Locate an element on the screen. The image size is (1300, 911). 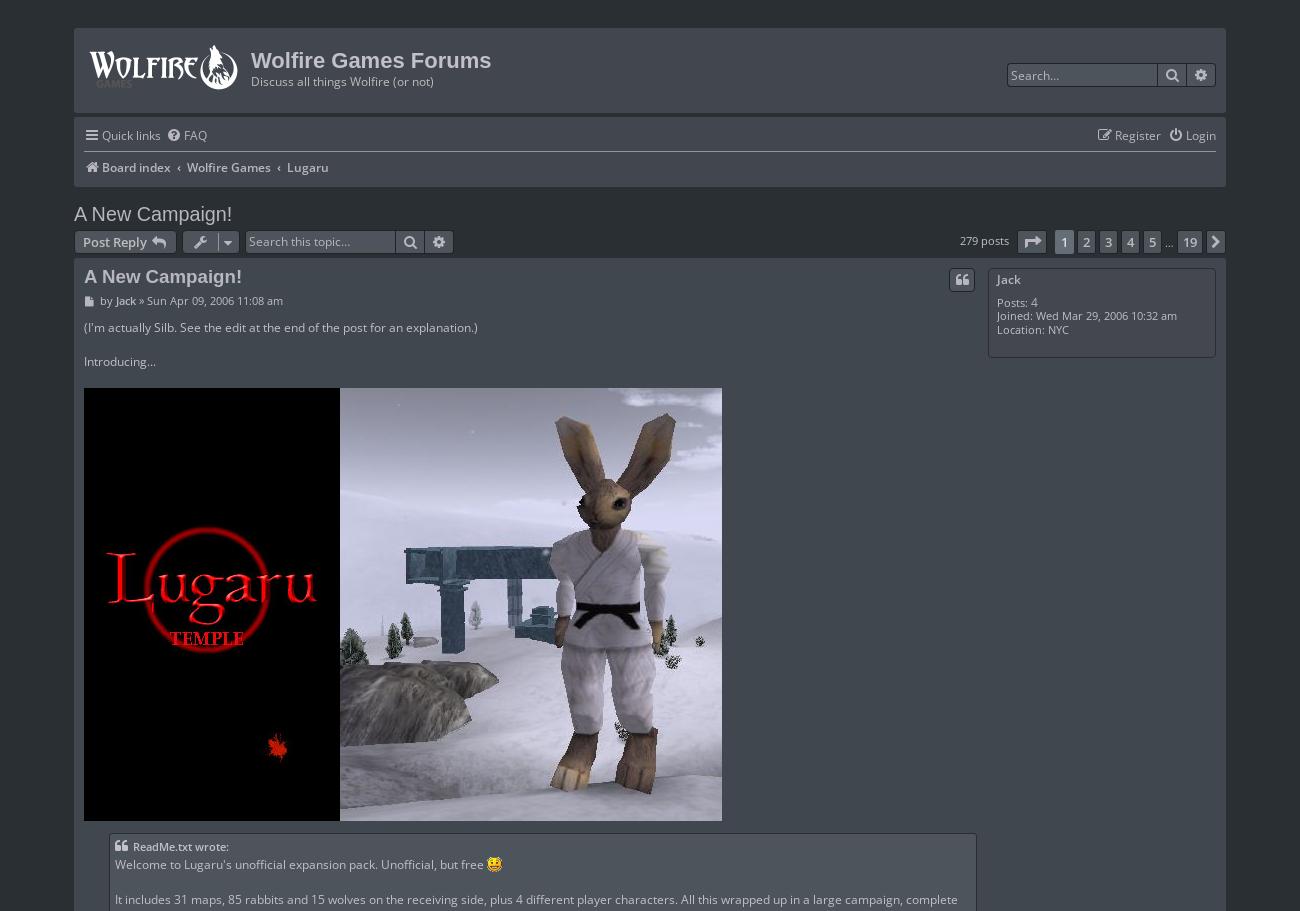
'Register' is located at coordinates (1138, 133).